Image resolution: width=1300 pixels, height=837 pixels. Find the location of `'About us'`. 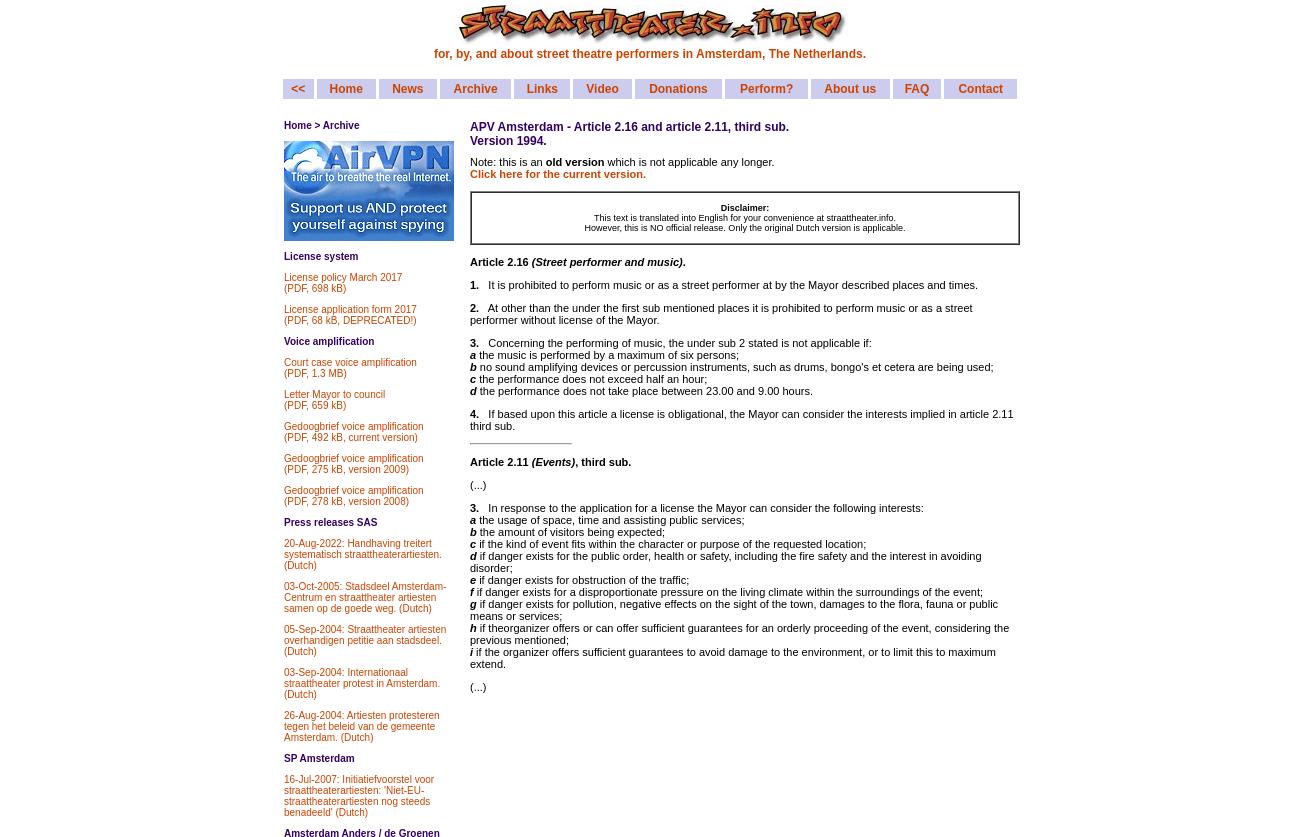

'About us' is located at coordinates (849, 88).